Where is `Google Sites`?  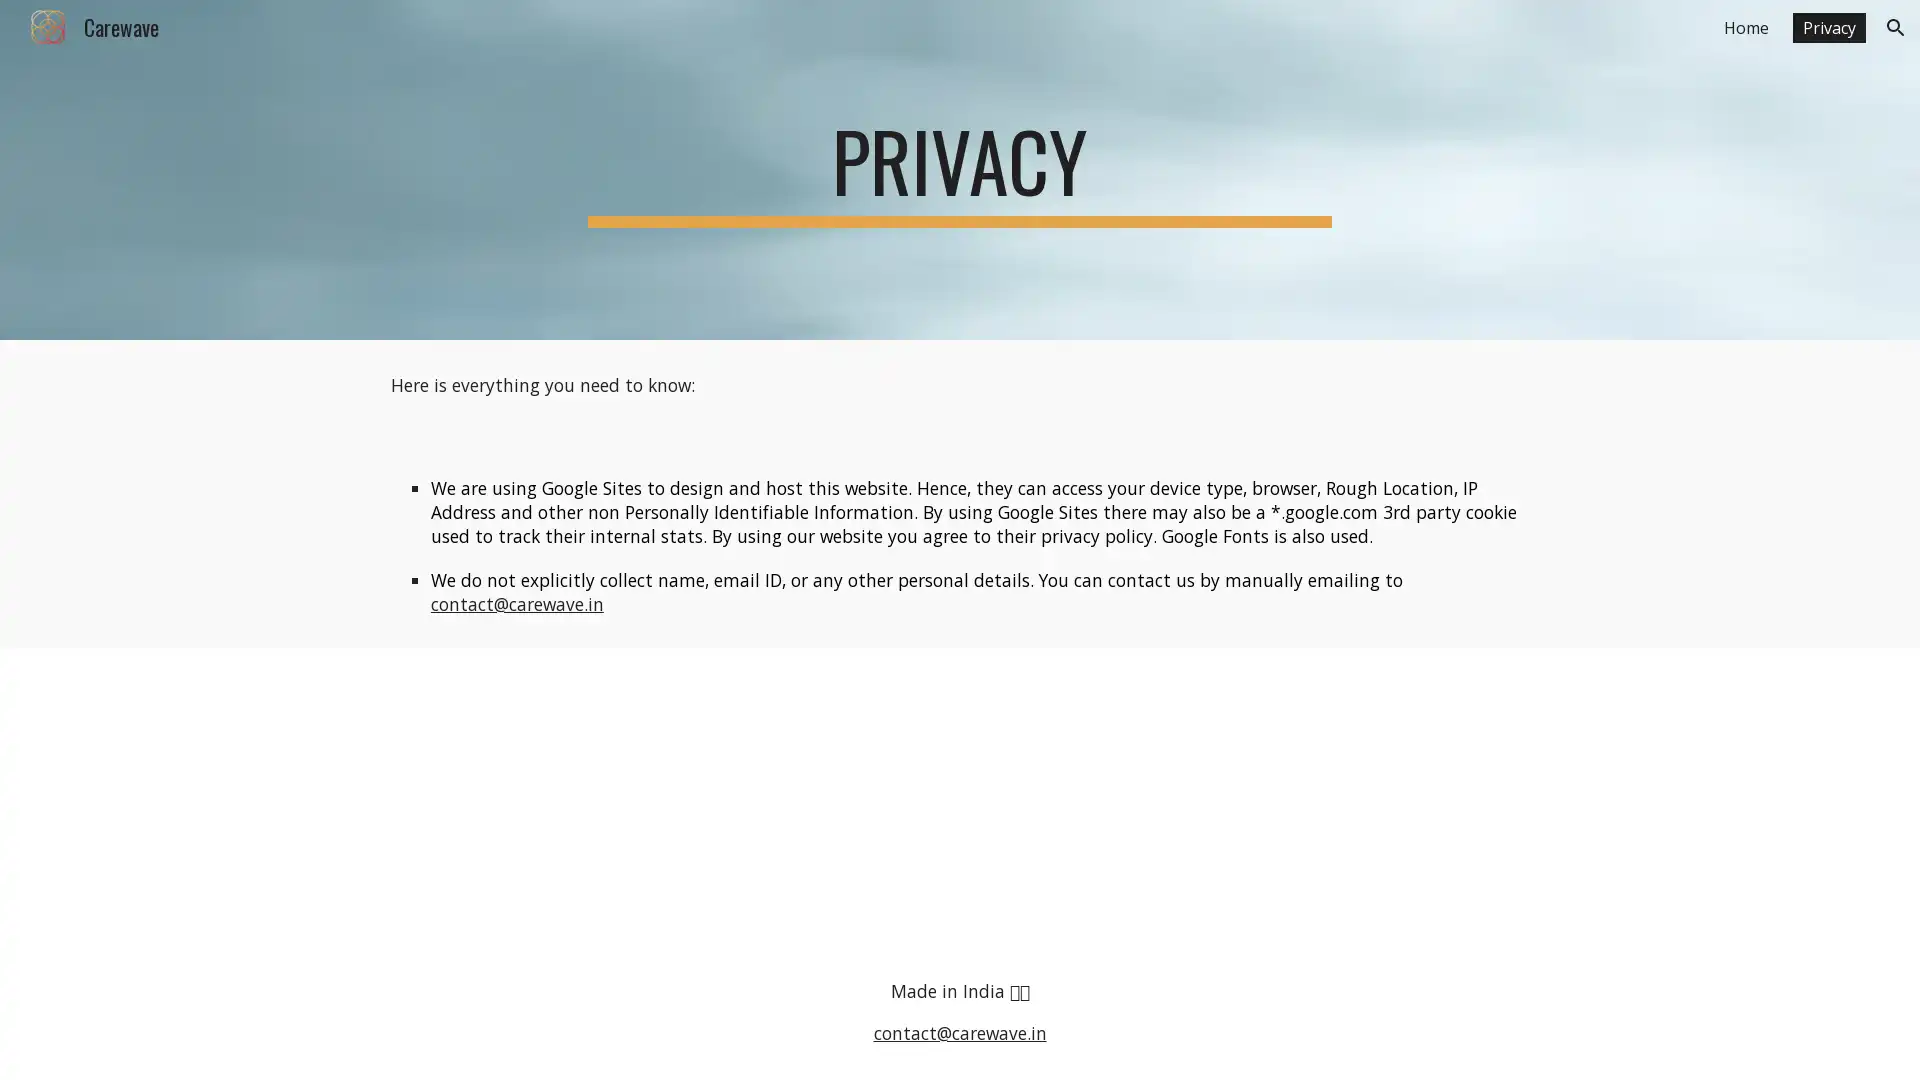 Google Sites is located at coordinates (96, 1044).